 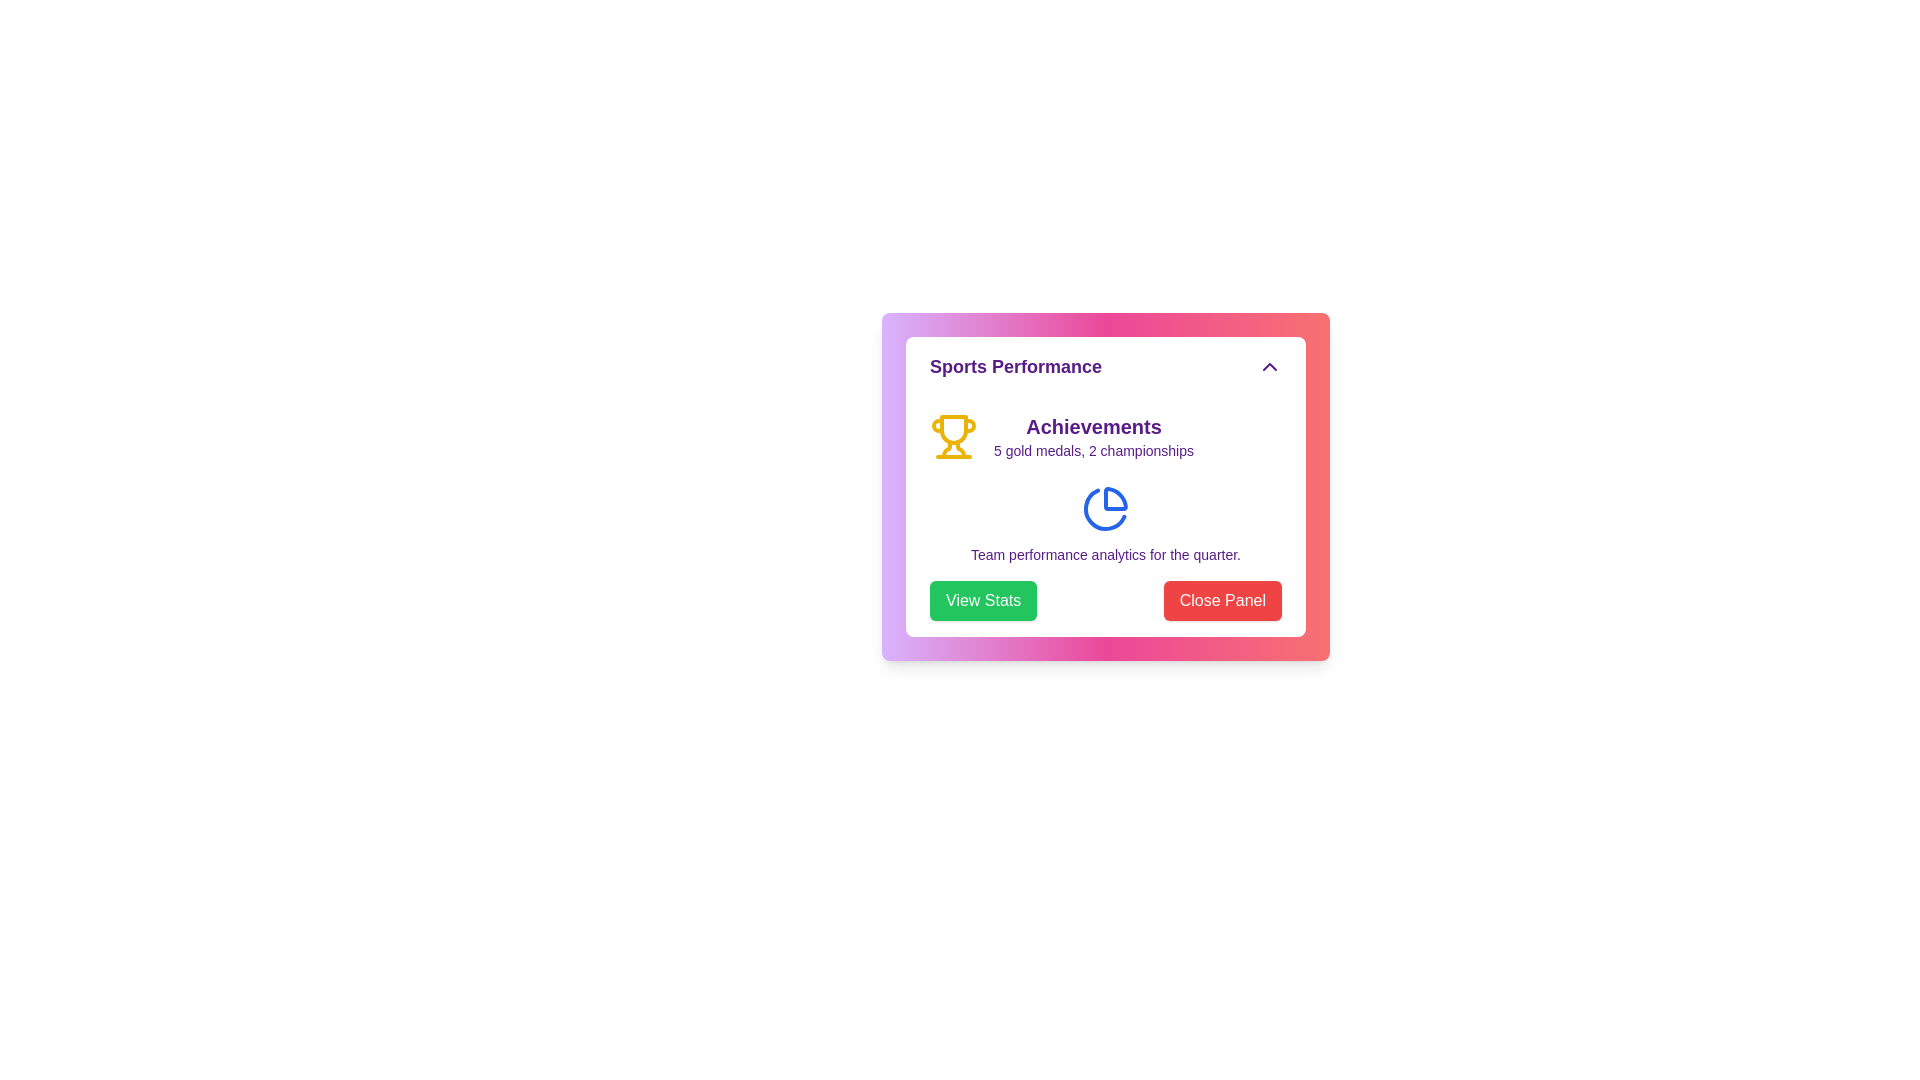 What do you see at coordinates (1221, 600) in the screenshot?
I see `the 'Close Panel' button, which is a rectangular button with white bold text on a red background` at bounding box center [1221, 600].